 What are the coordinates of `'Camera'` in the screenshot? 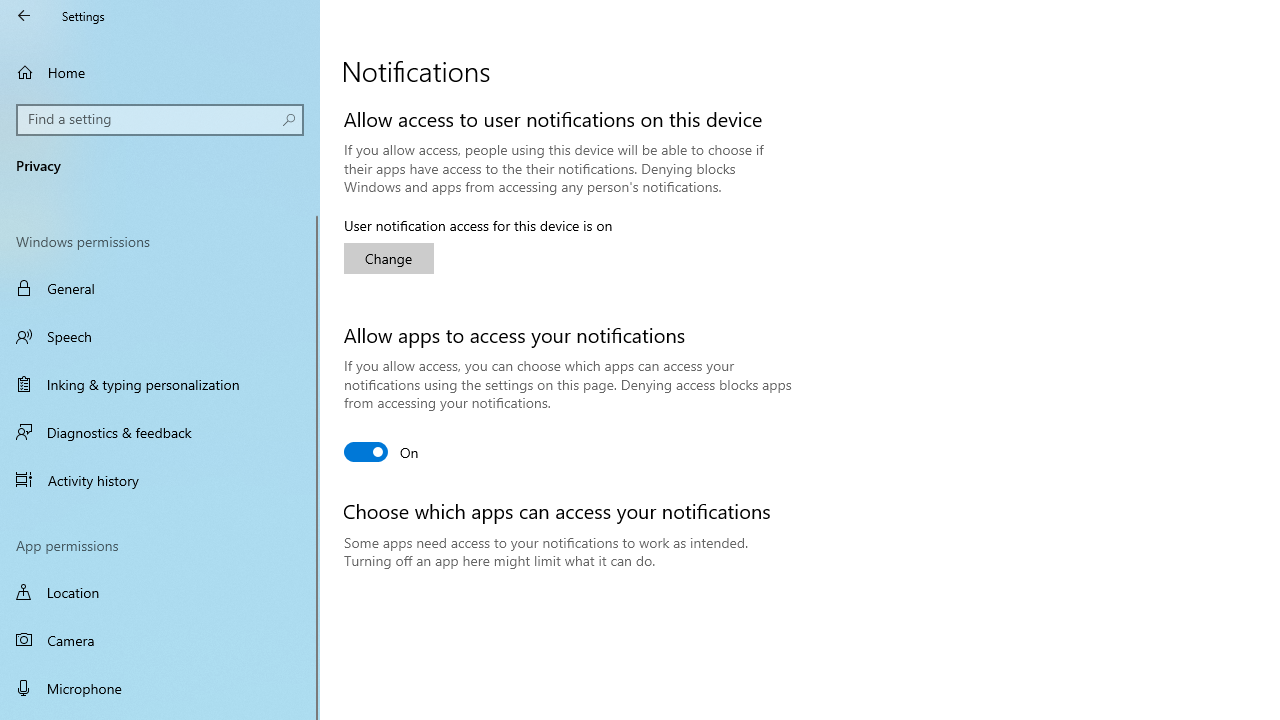 It's located at (160, 640).